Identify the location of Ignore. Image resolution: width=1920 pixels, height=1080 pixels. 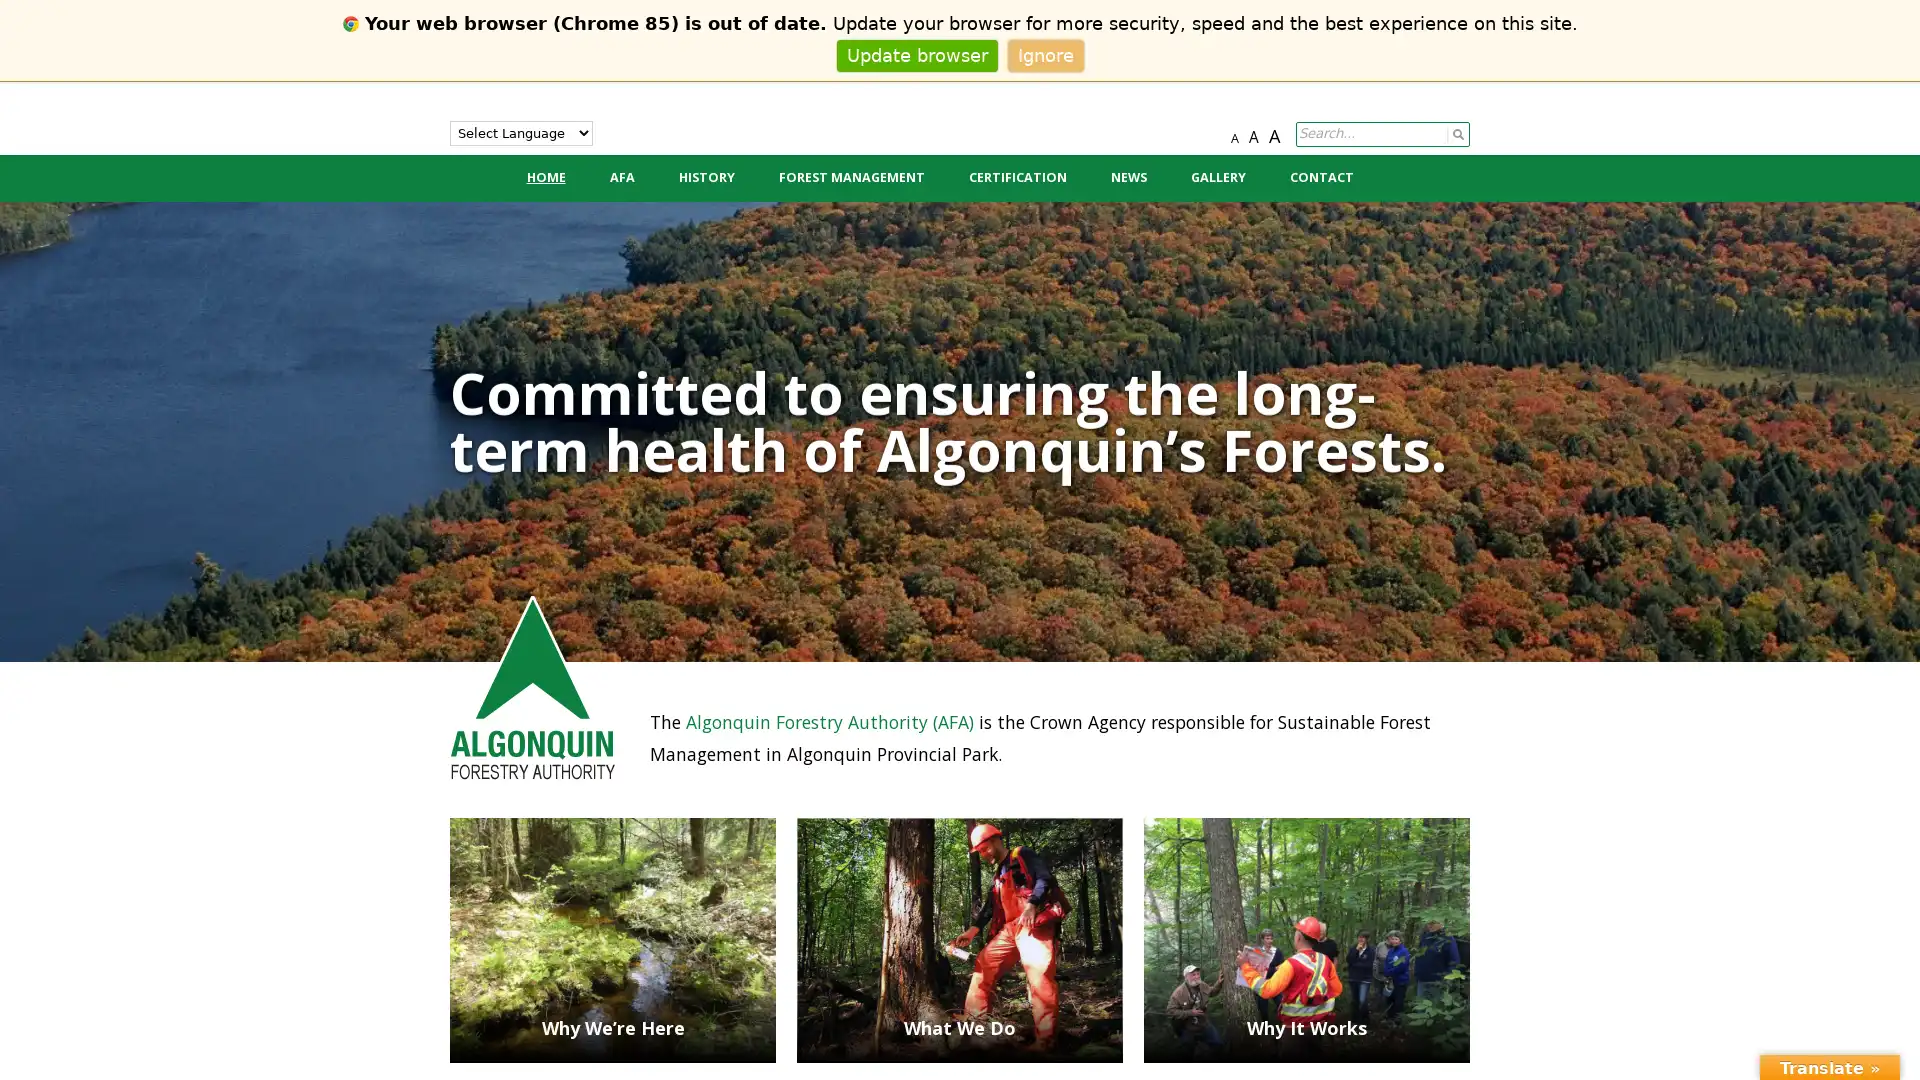
(1044, 54).